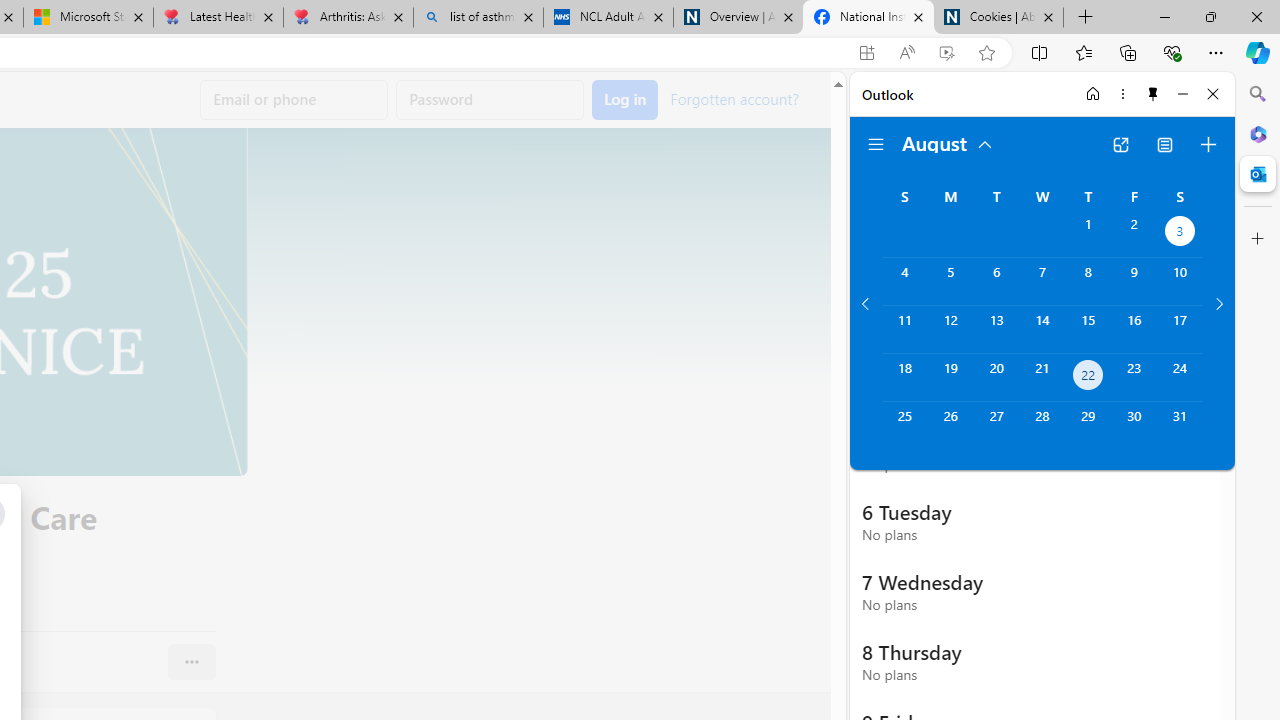 This screenshot has height=720, width=1280. What do you see at coordinates (1134, 232) in the screenshot?
I see `'Friday, August 2, 2024. '` at bounding box center [1134, 232].